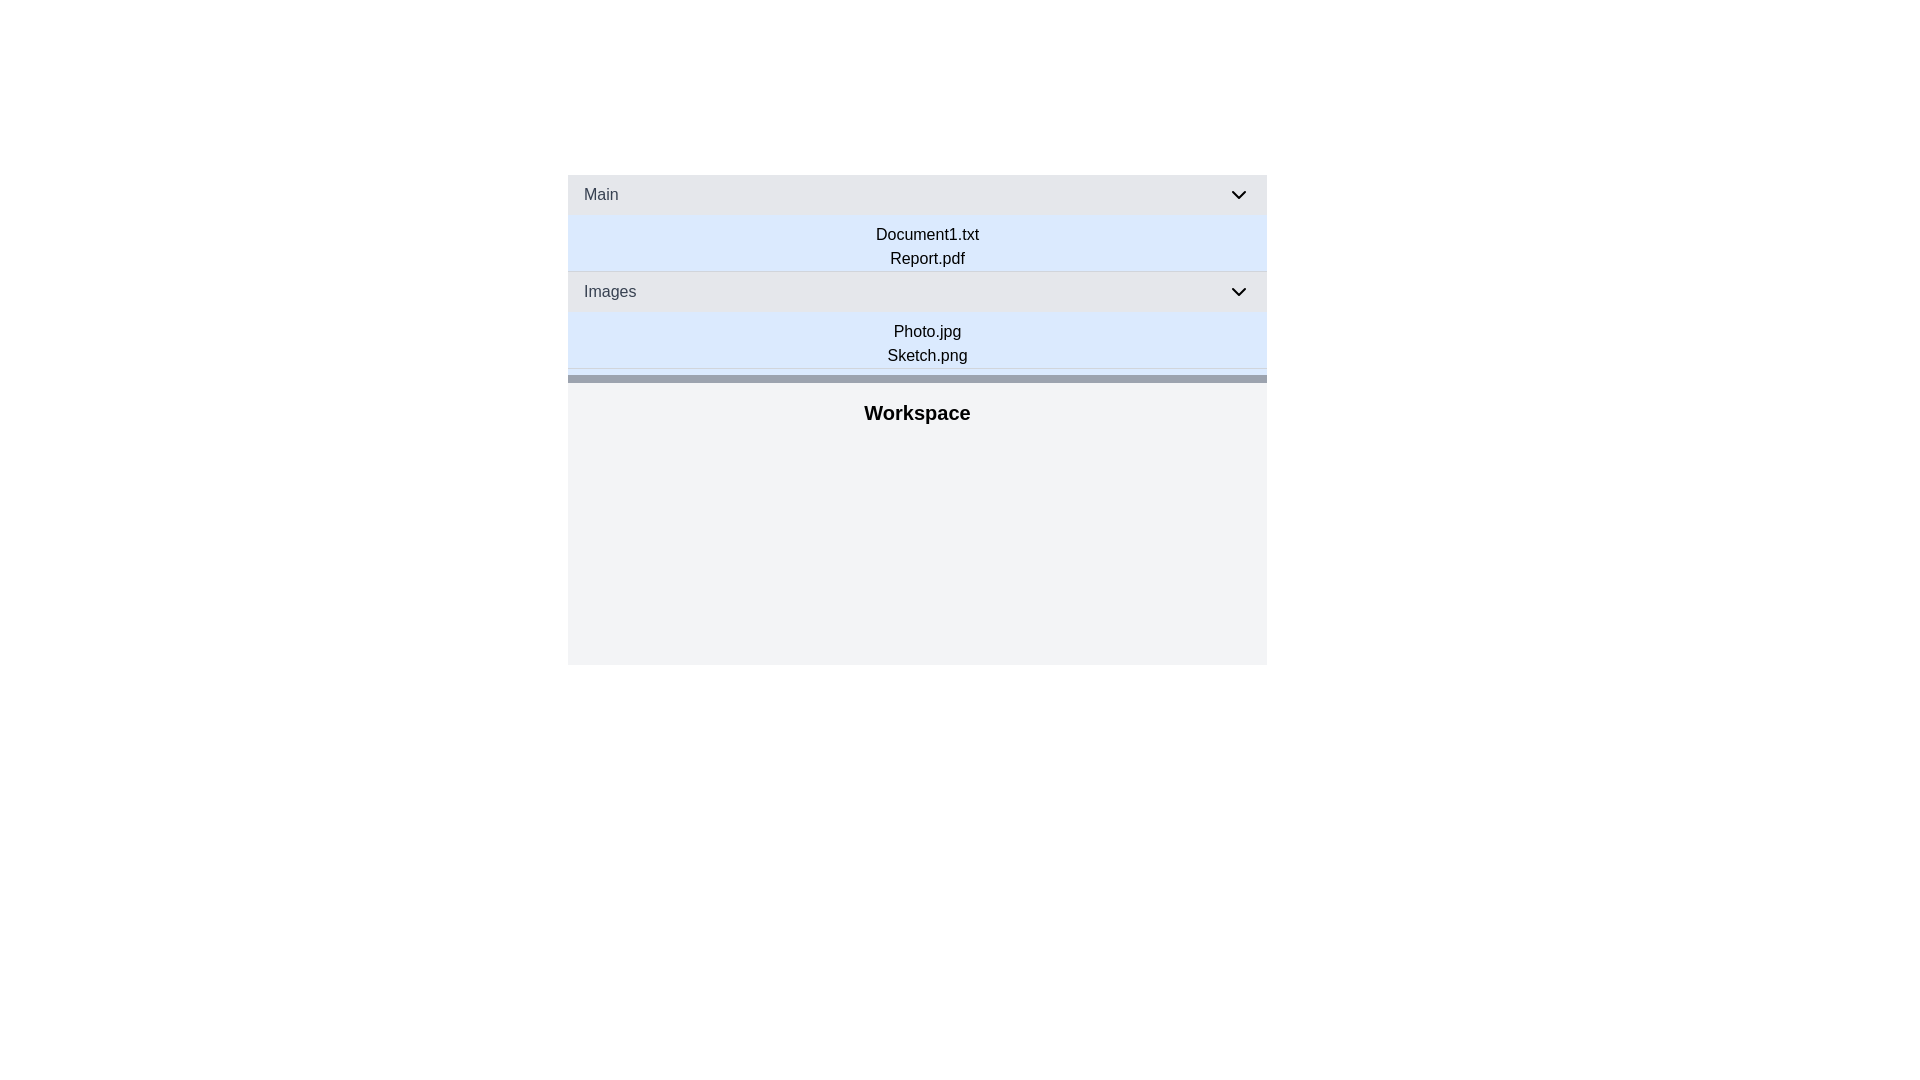 This screenshot has height=1080, width=1920. I want to click on the display area for the listed items 'Document1.txt' and 'Report.pdf', so click(926, 245).